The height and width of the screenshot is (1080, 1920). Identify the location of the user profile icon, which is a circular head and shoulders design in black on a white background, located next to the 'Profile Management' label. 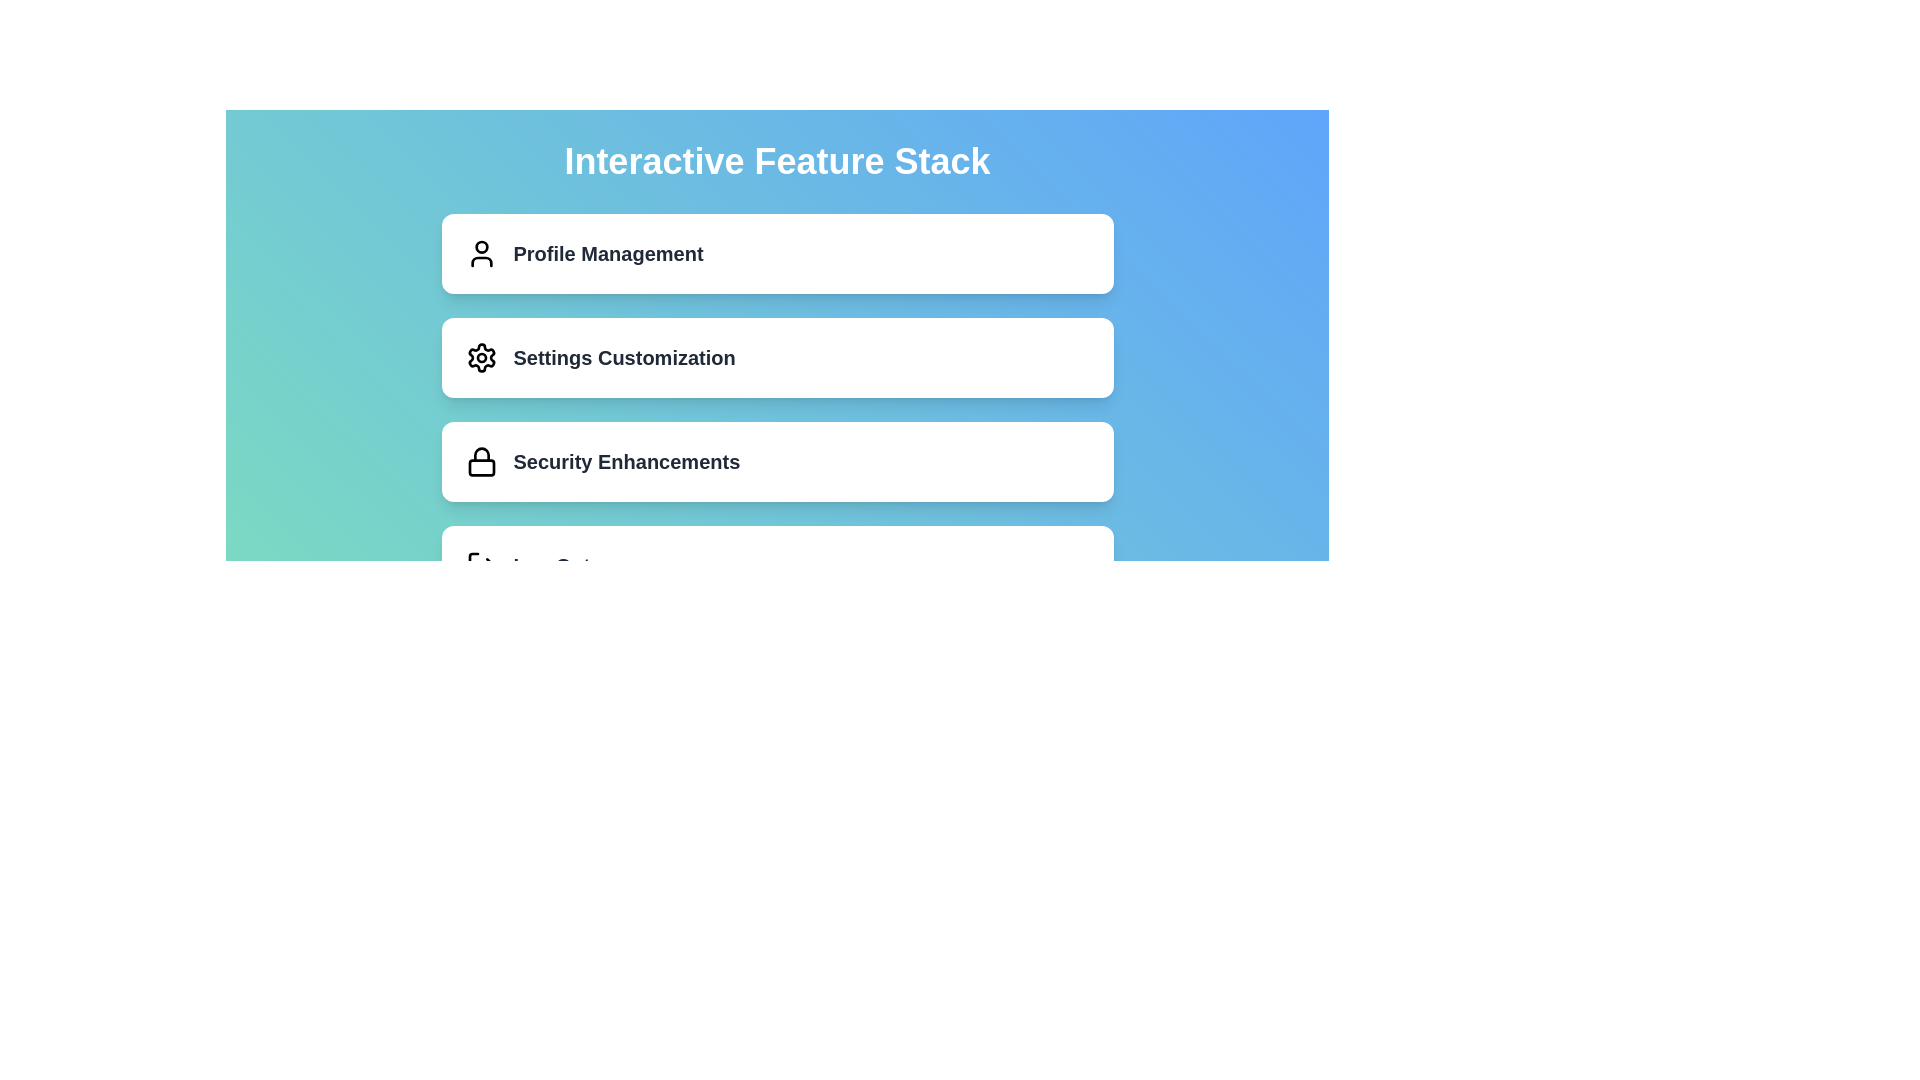
(481, 253).